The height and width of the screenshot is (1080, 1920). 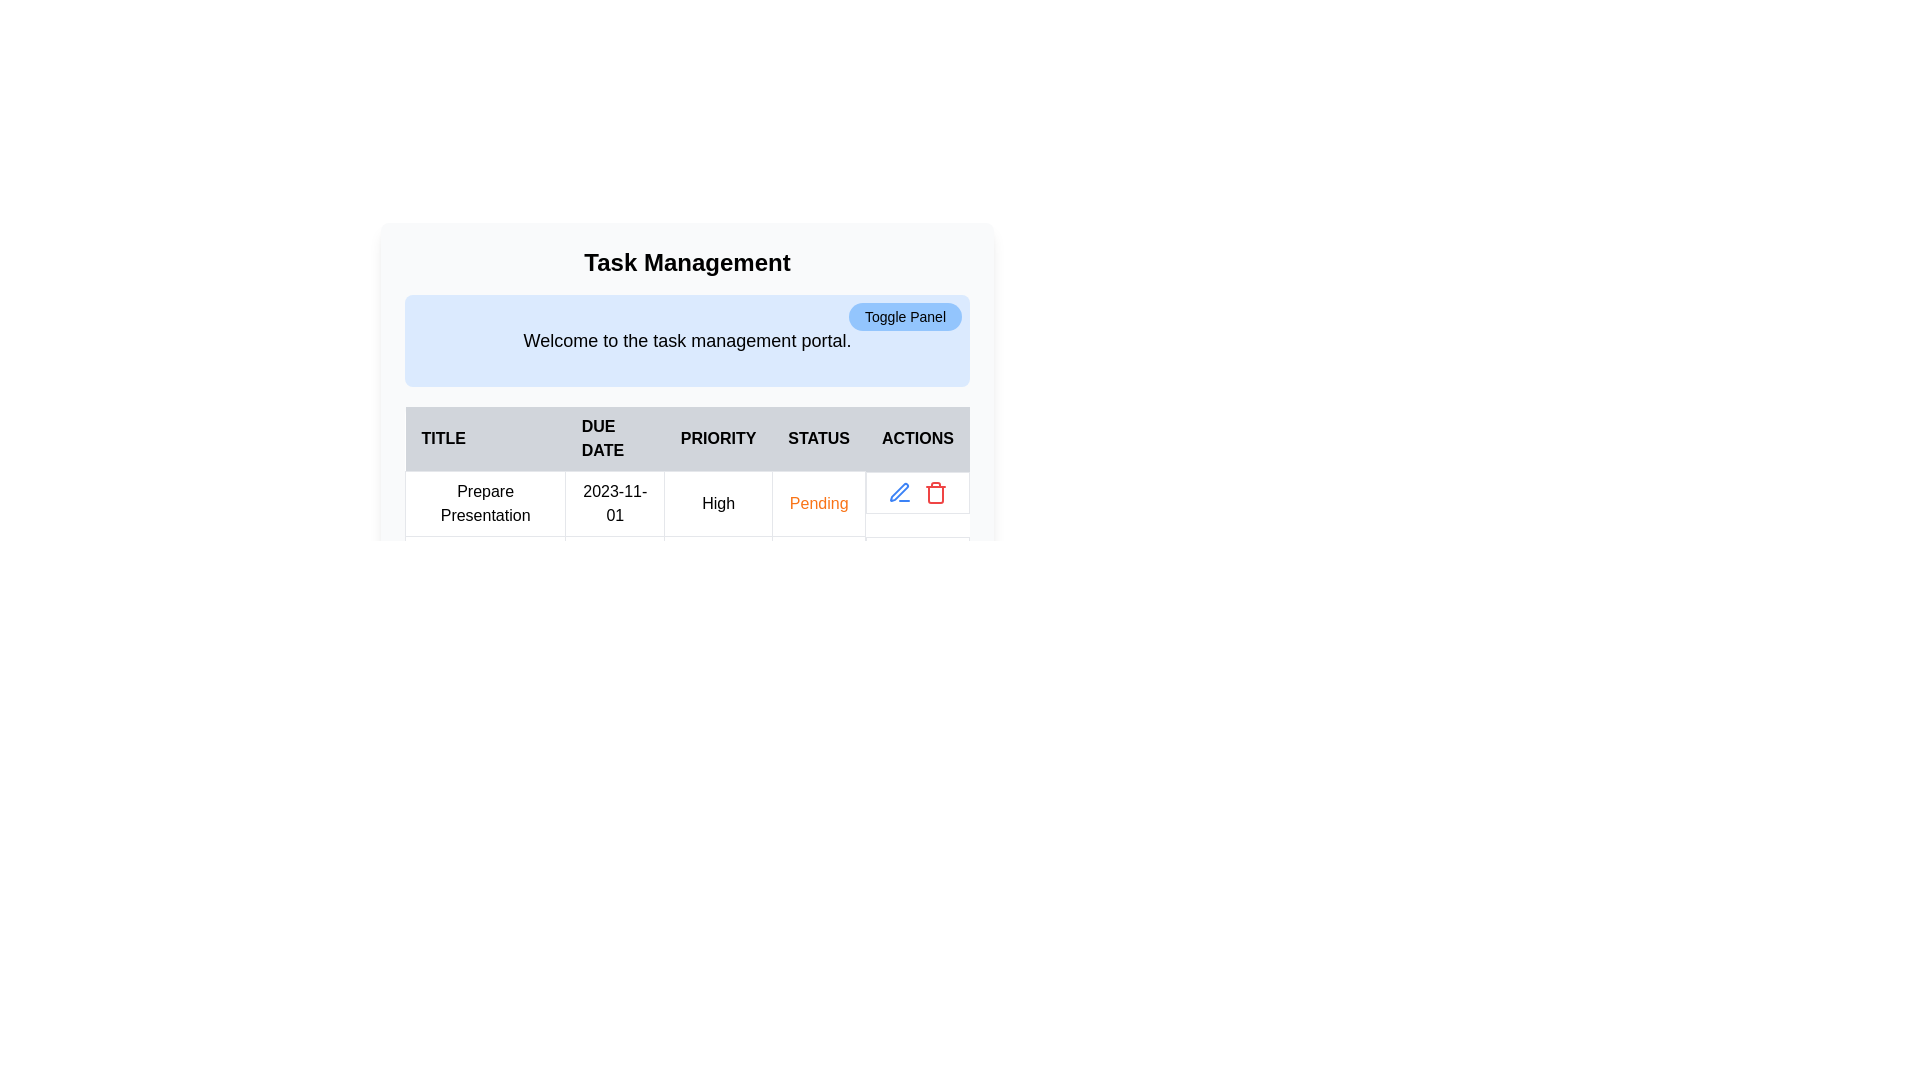 I want to click on the first row of the task table, so click(x=687, y=535).